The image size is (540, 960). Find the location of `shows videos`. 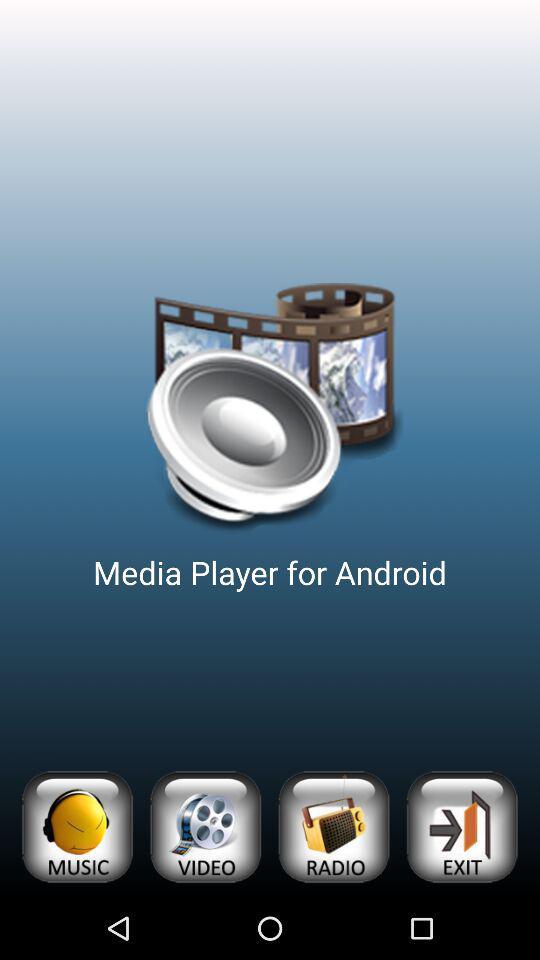

shows videos is located at coordinates (204, 827).